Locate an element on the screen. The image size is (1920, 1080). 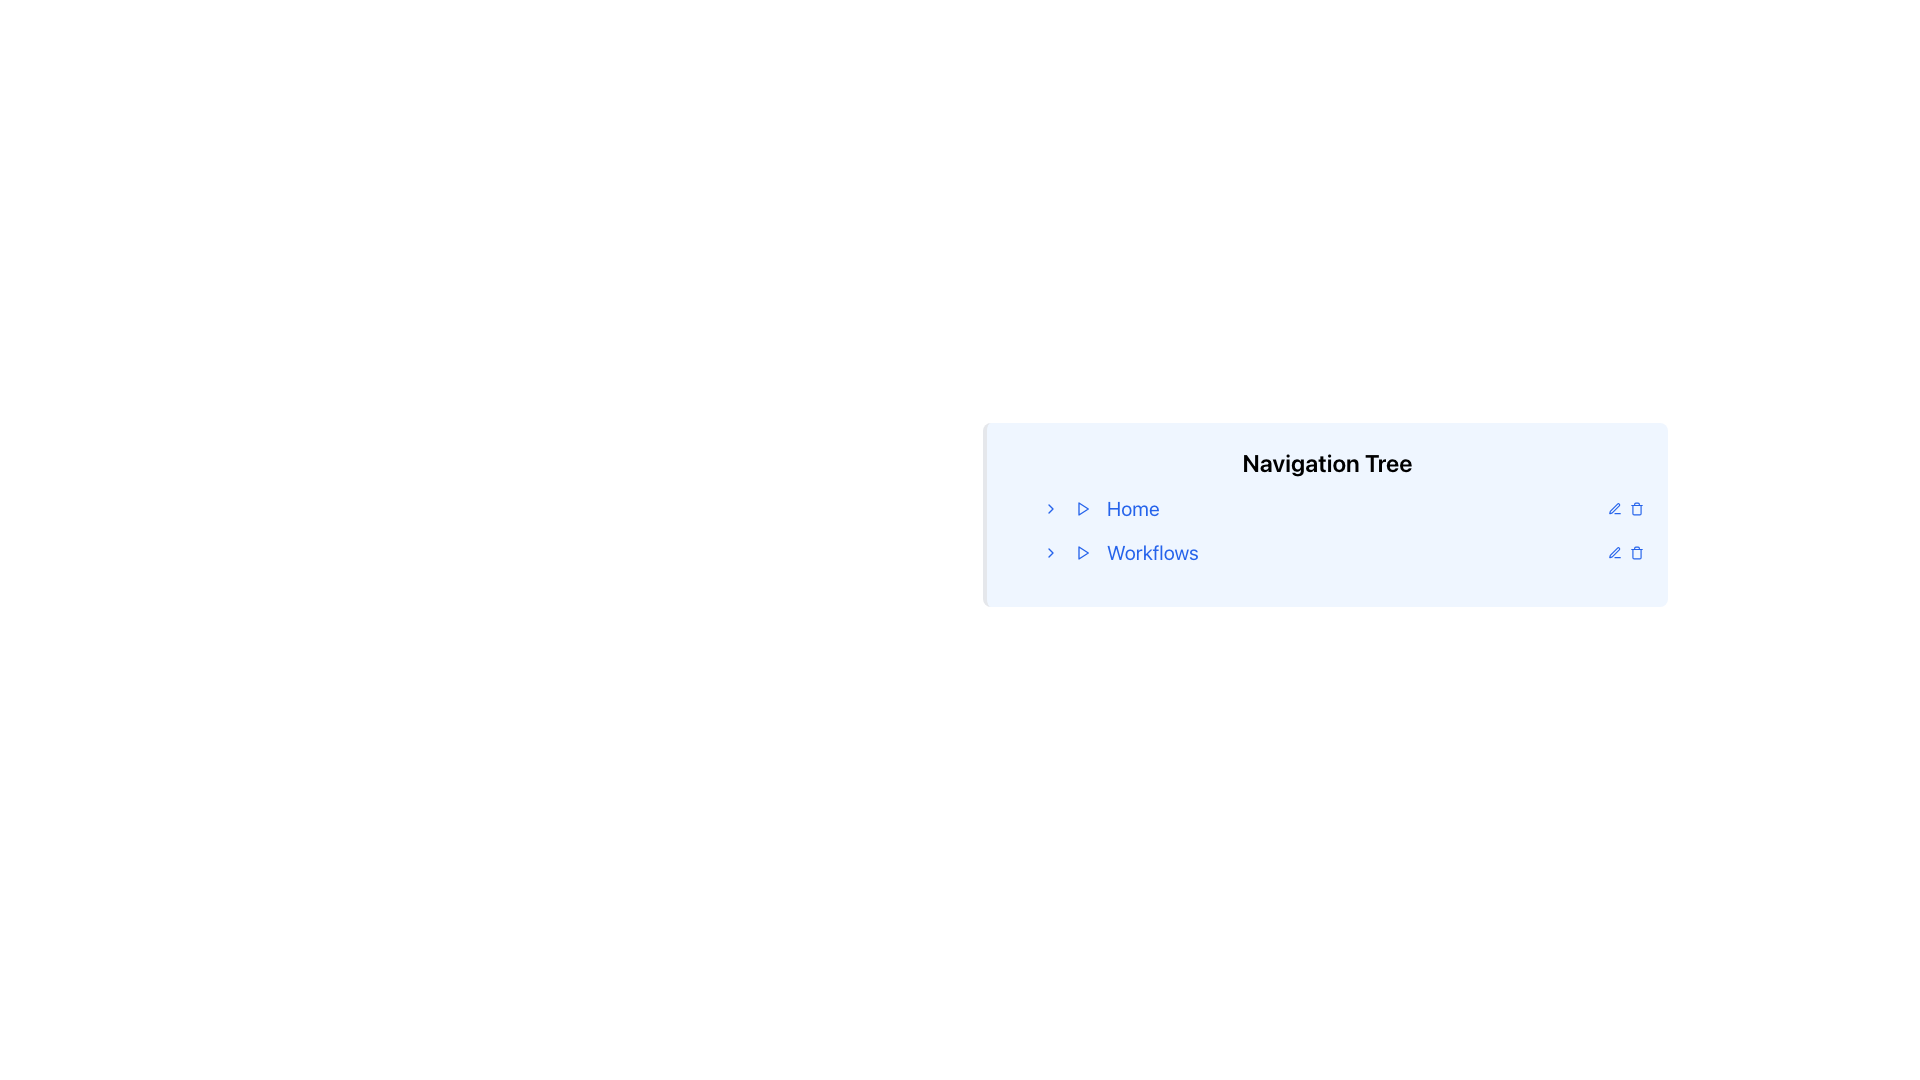
the icon located to the immediate left of the 'Workflows' text label is located at coordinates (1082, 552).